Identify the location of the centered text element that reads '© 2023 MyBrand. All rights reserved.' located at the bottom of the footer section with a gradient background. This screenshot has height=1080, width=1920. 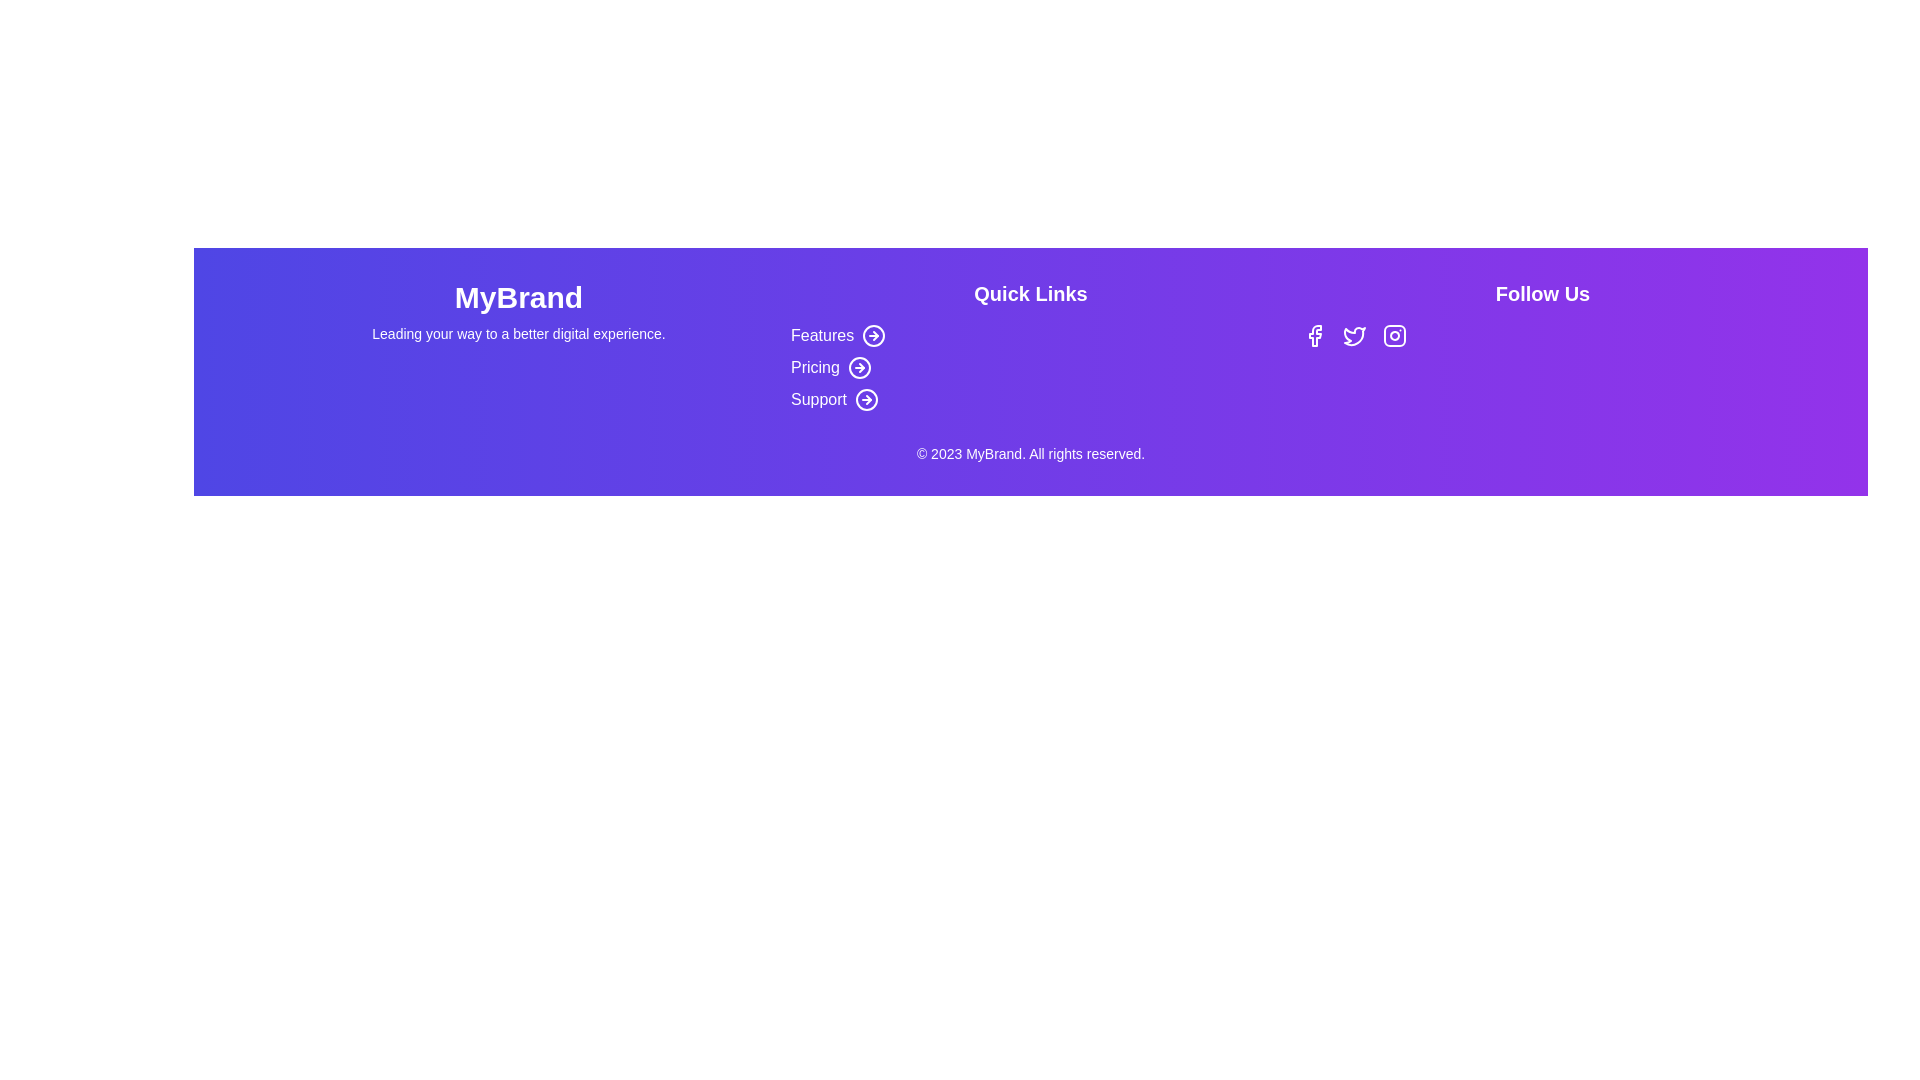
(1031, 454).